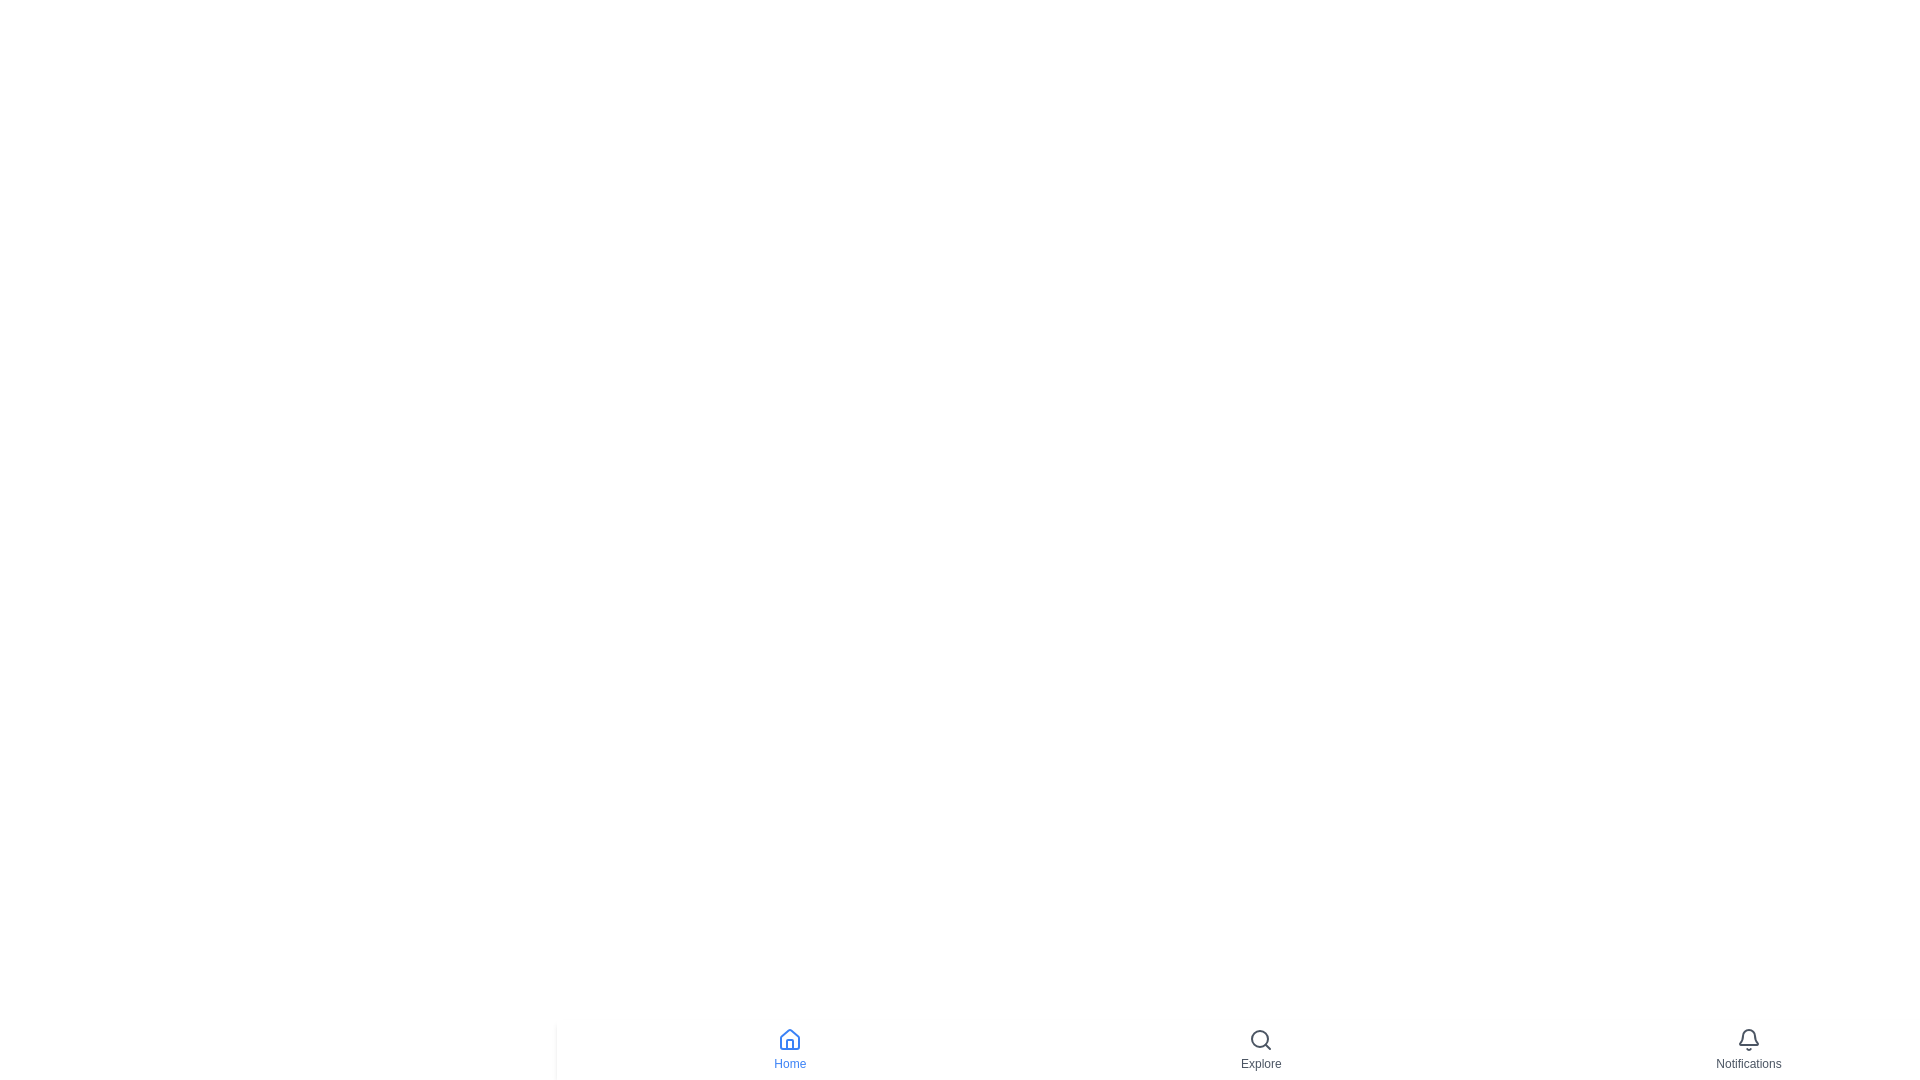 Image resolution: width=1920 pixels, height=1080 pixels. I want to click on the search icon located in the bottom navigation bar under the 'Explore' label, so click(1260, 1039).